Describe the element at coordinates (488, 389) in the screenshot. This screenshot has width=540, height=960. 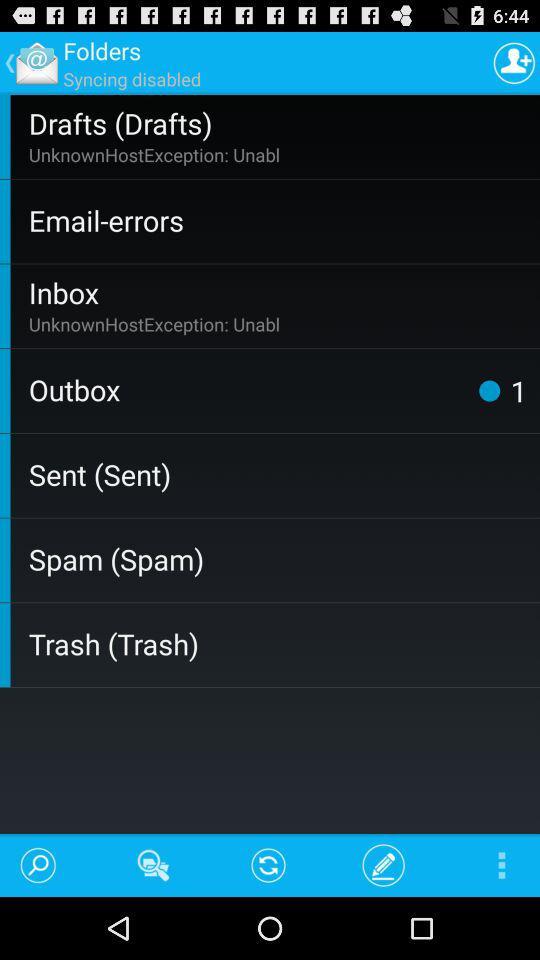
I see `the item to the right of the outbox app` at that location.